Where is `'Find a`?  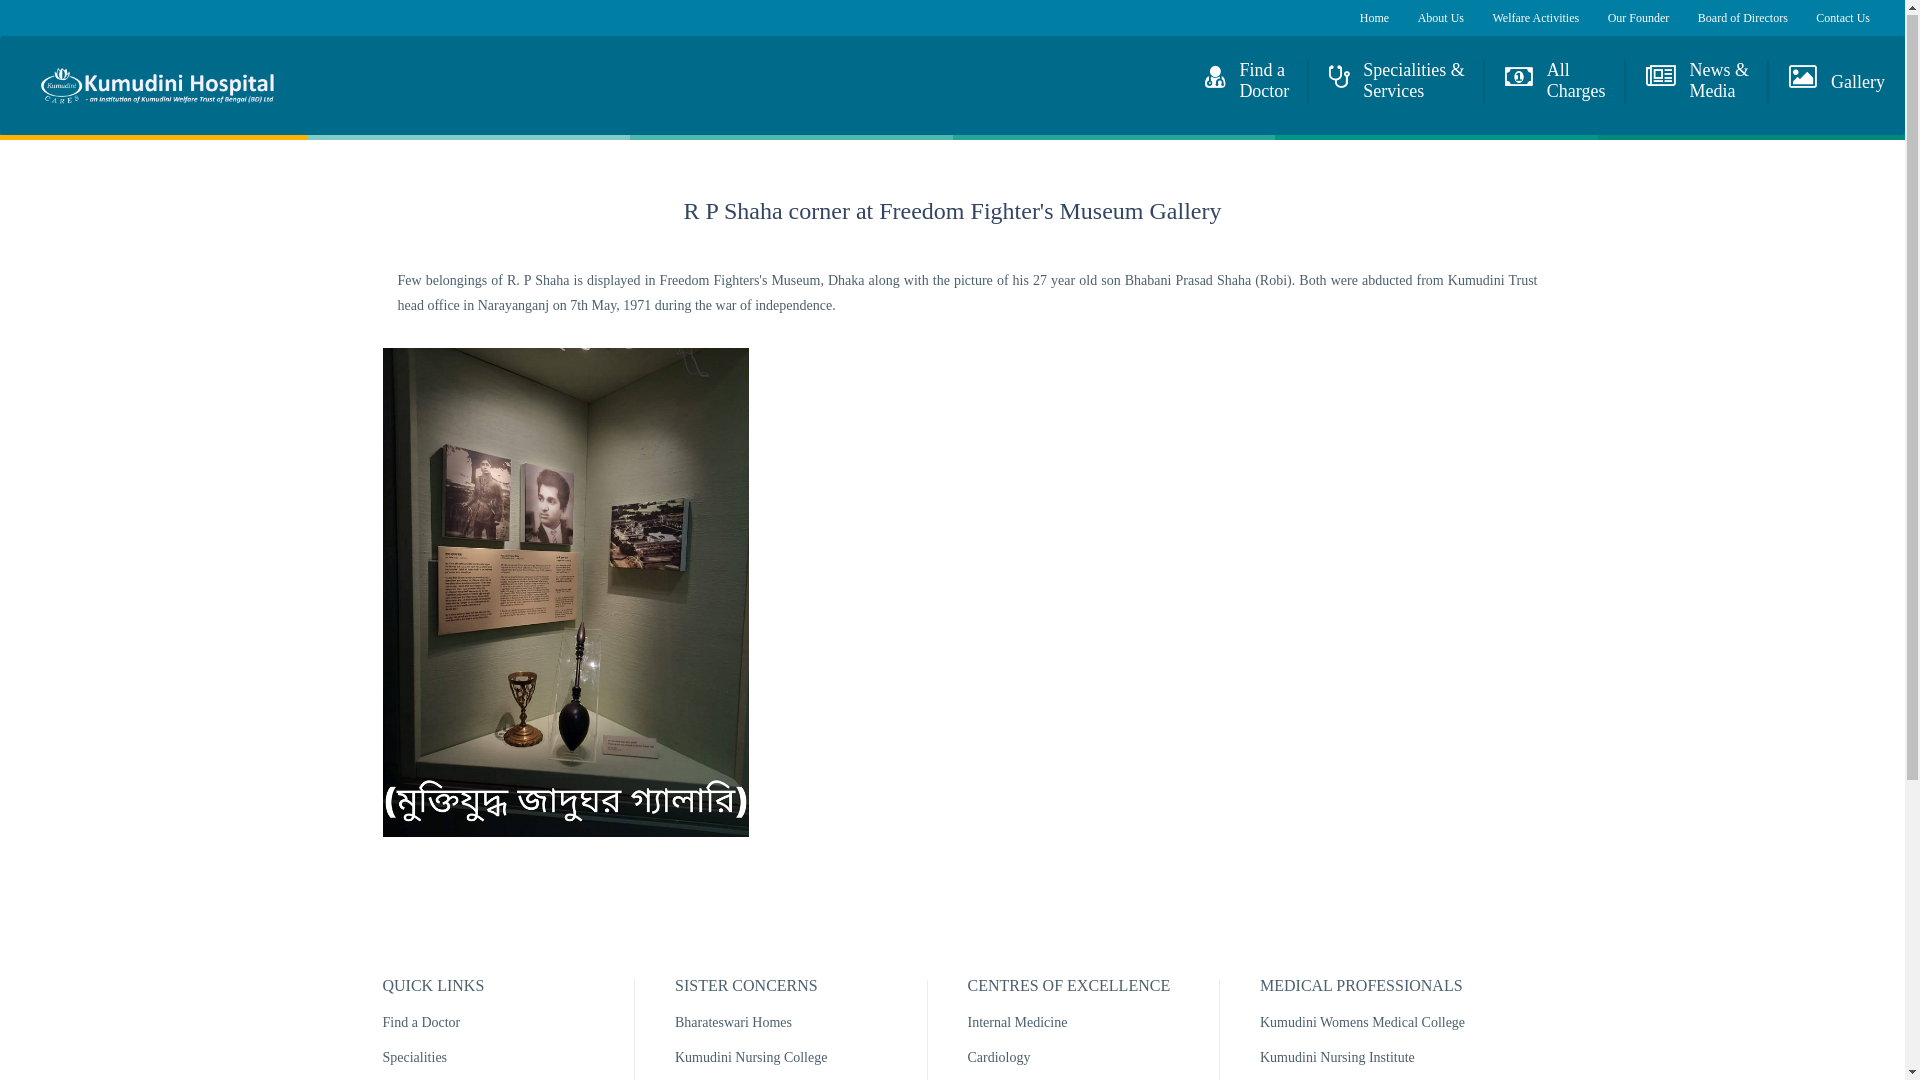 'Find a is located at coordinates (1246, 82).